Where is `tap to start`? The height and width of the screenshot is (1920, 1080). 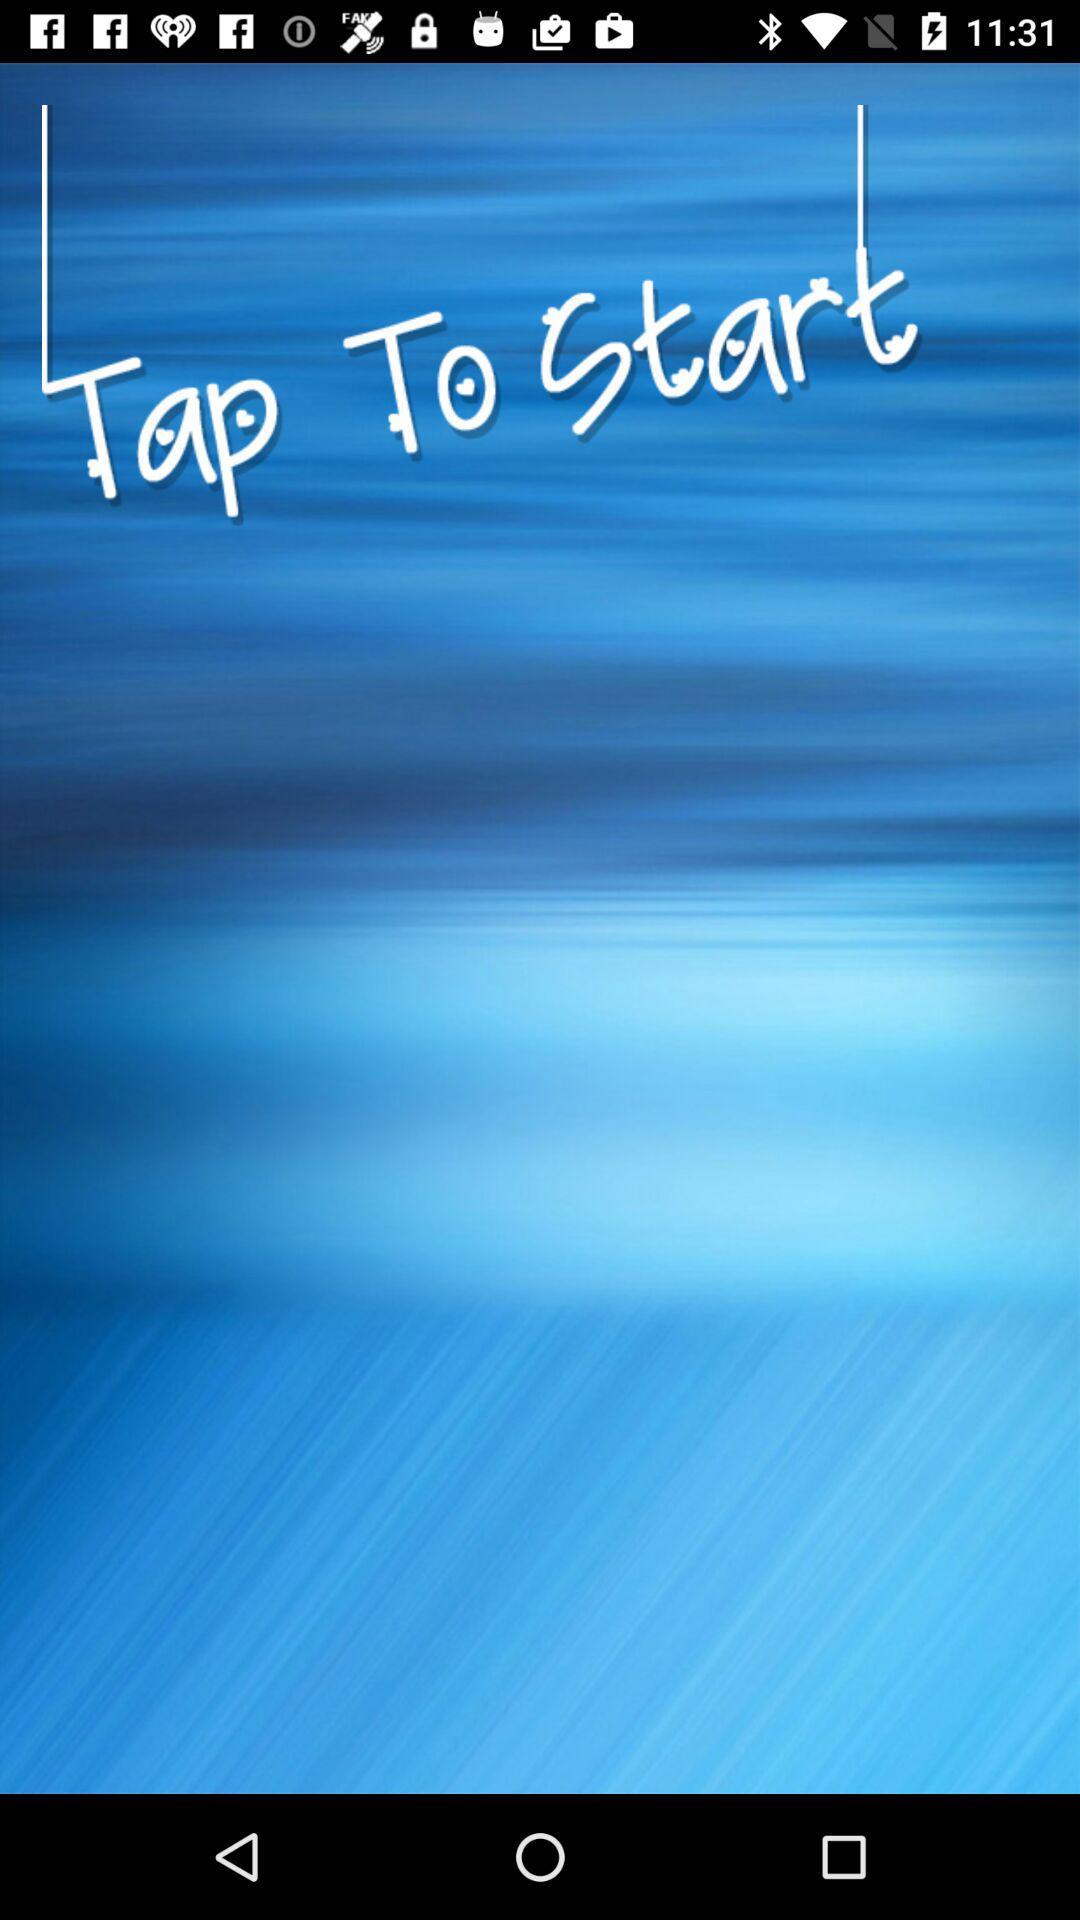 tap to start is located at coordinates (482, 613).